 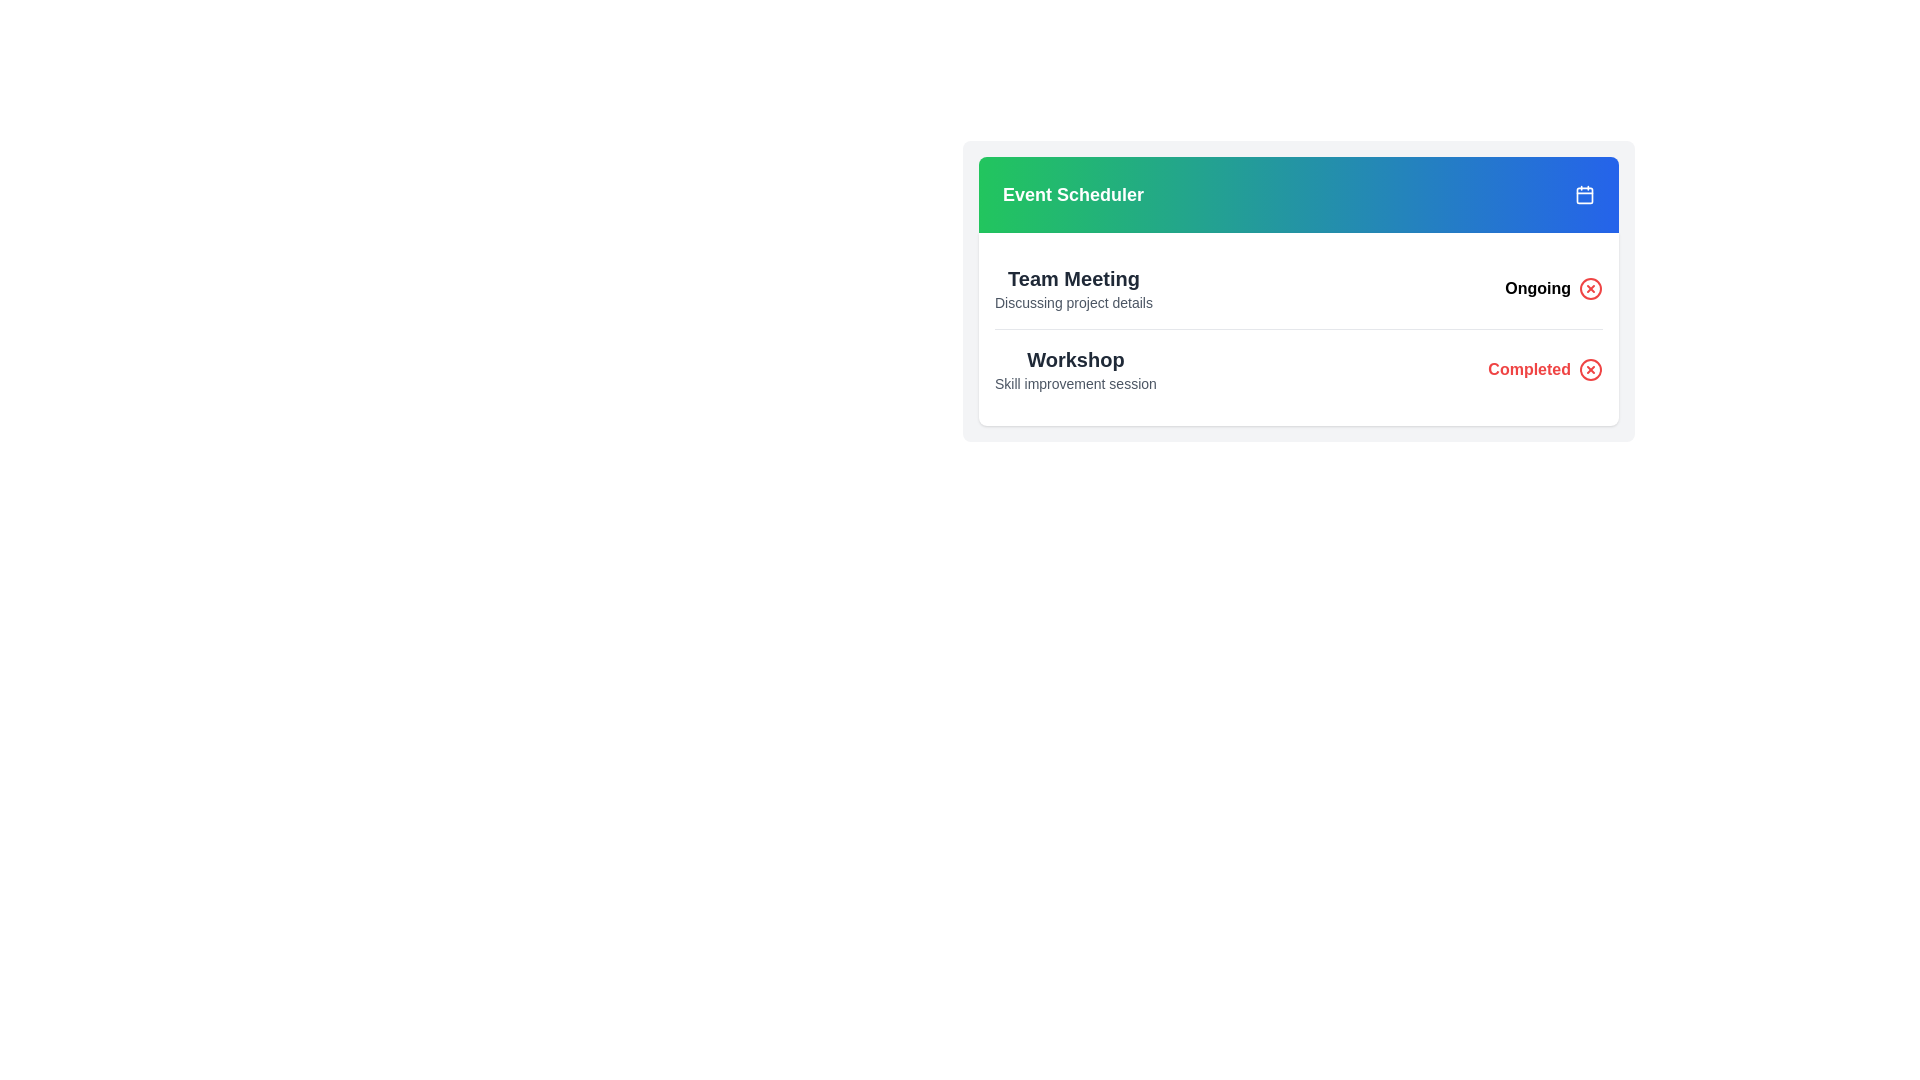 What do you see at coordinates (1583, 195) in the screenshot?
I see `the calendar icon located at the top-right corner of the 'Event Scheduler' header` at bounding box center [1583, 195].